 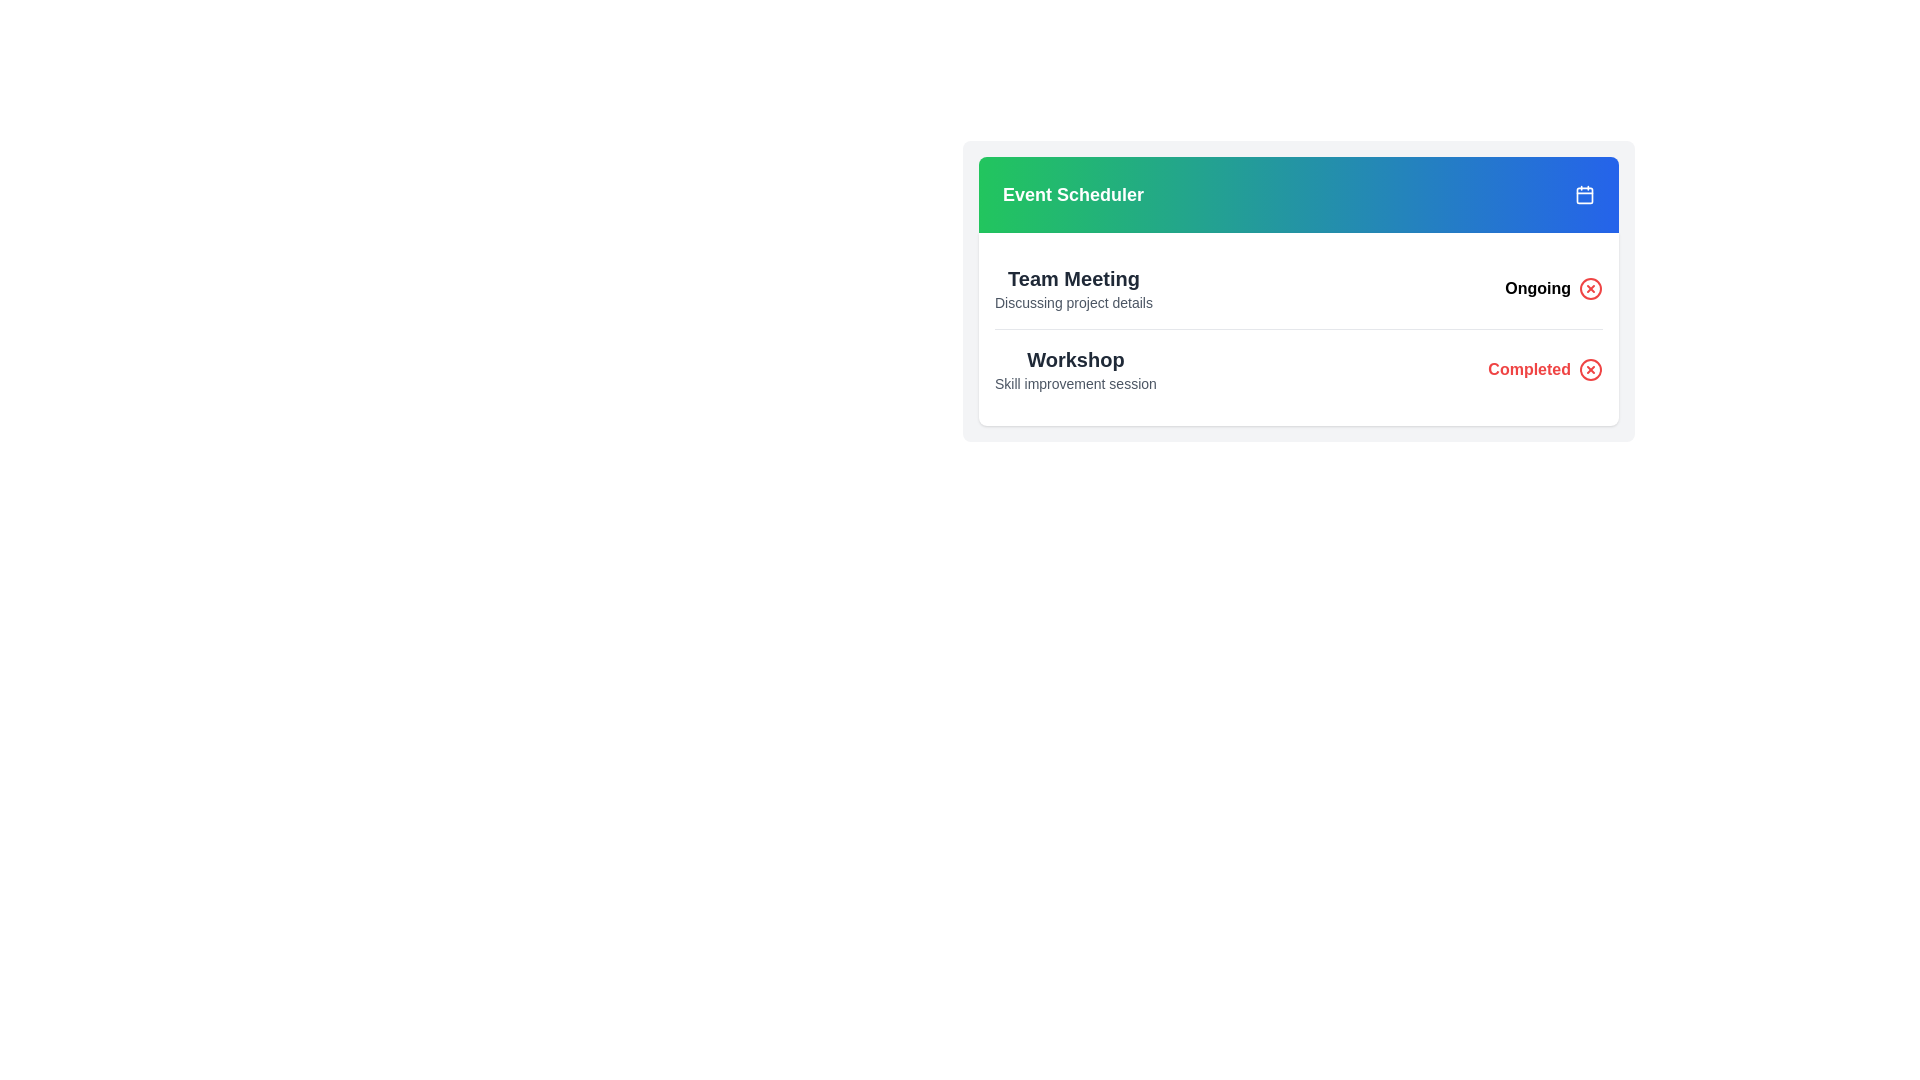 What do you see at coordinates (1583, 195) in the screenshot?
I see `the calendar icon located at the top-right corner of the 'Event Scheduler' header` at bounding box center [1583, 195].